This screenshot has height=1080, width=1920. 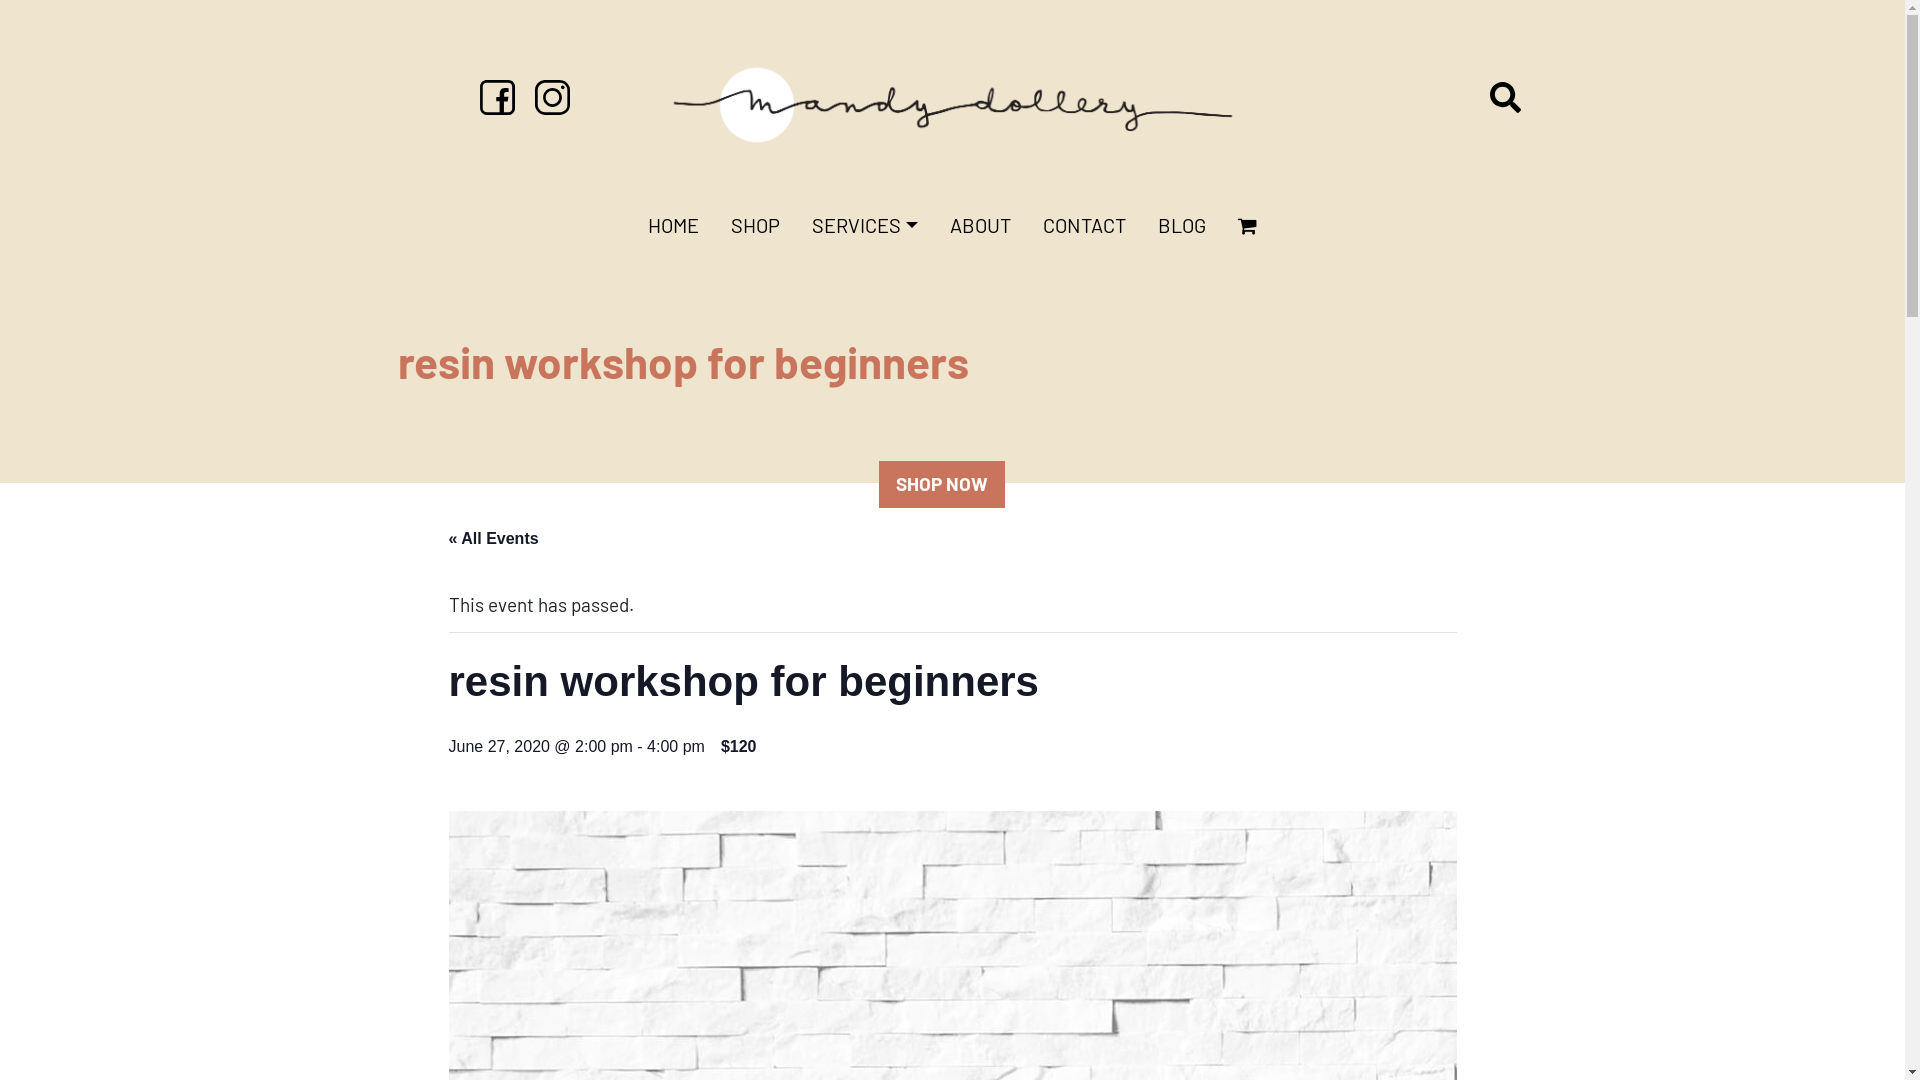 I want to click on 'CONTACT', so click(x=1083, y=224).